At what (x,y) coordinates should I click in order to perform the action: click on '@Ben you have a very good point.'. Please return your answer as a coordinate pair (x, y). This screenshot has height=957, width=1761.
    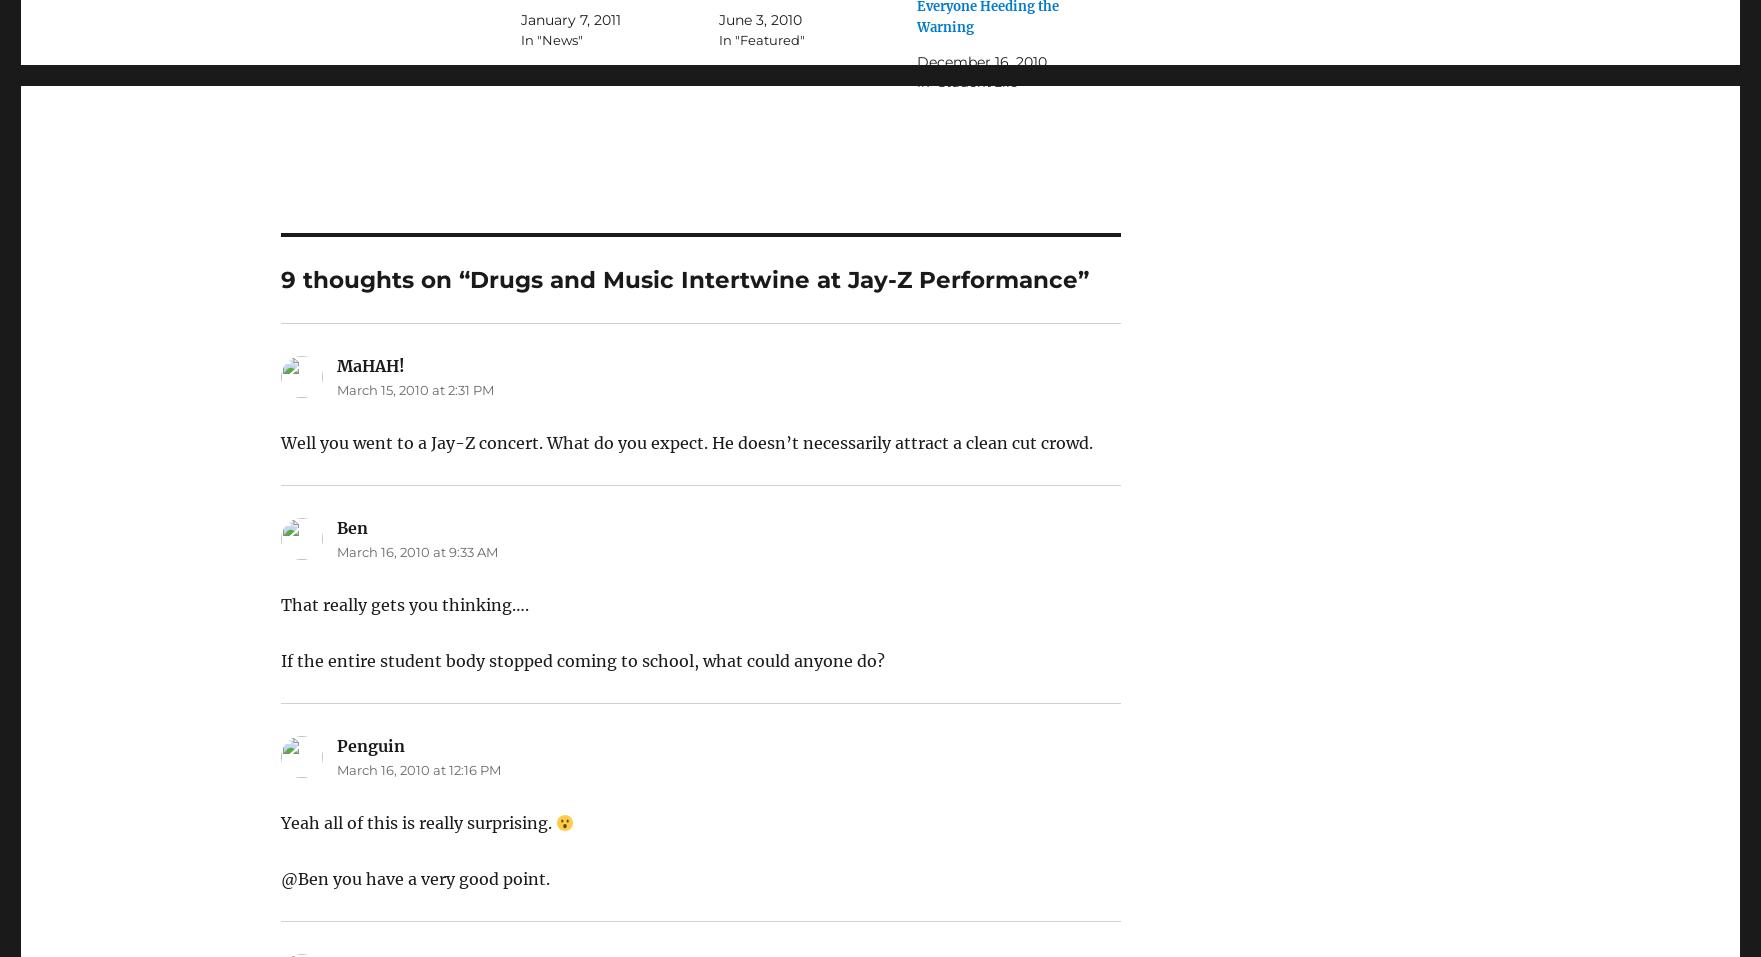
    Looking at the image, I should click on (413, 879).